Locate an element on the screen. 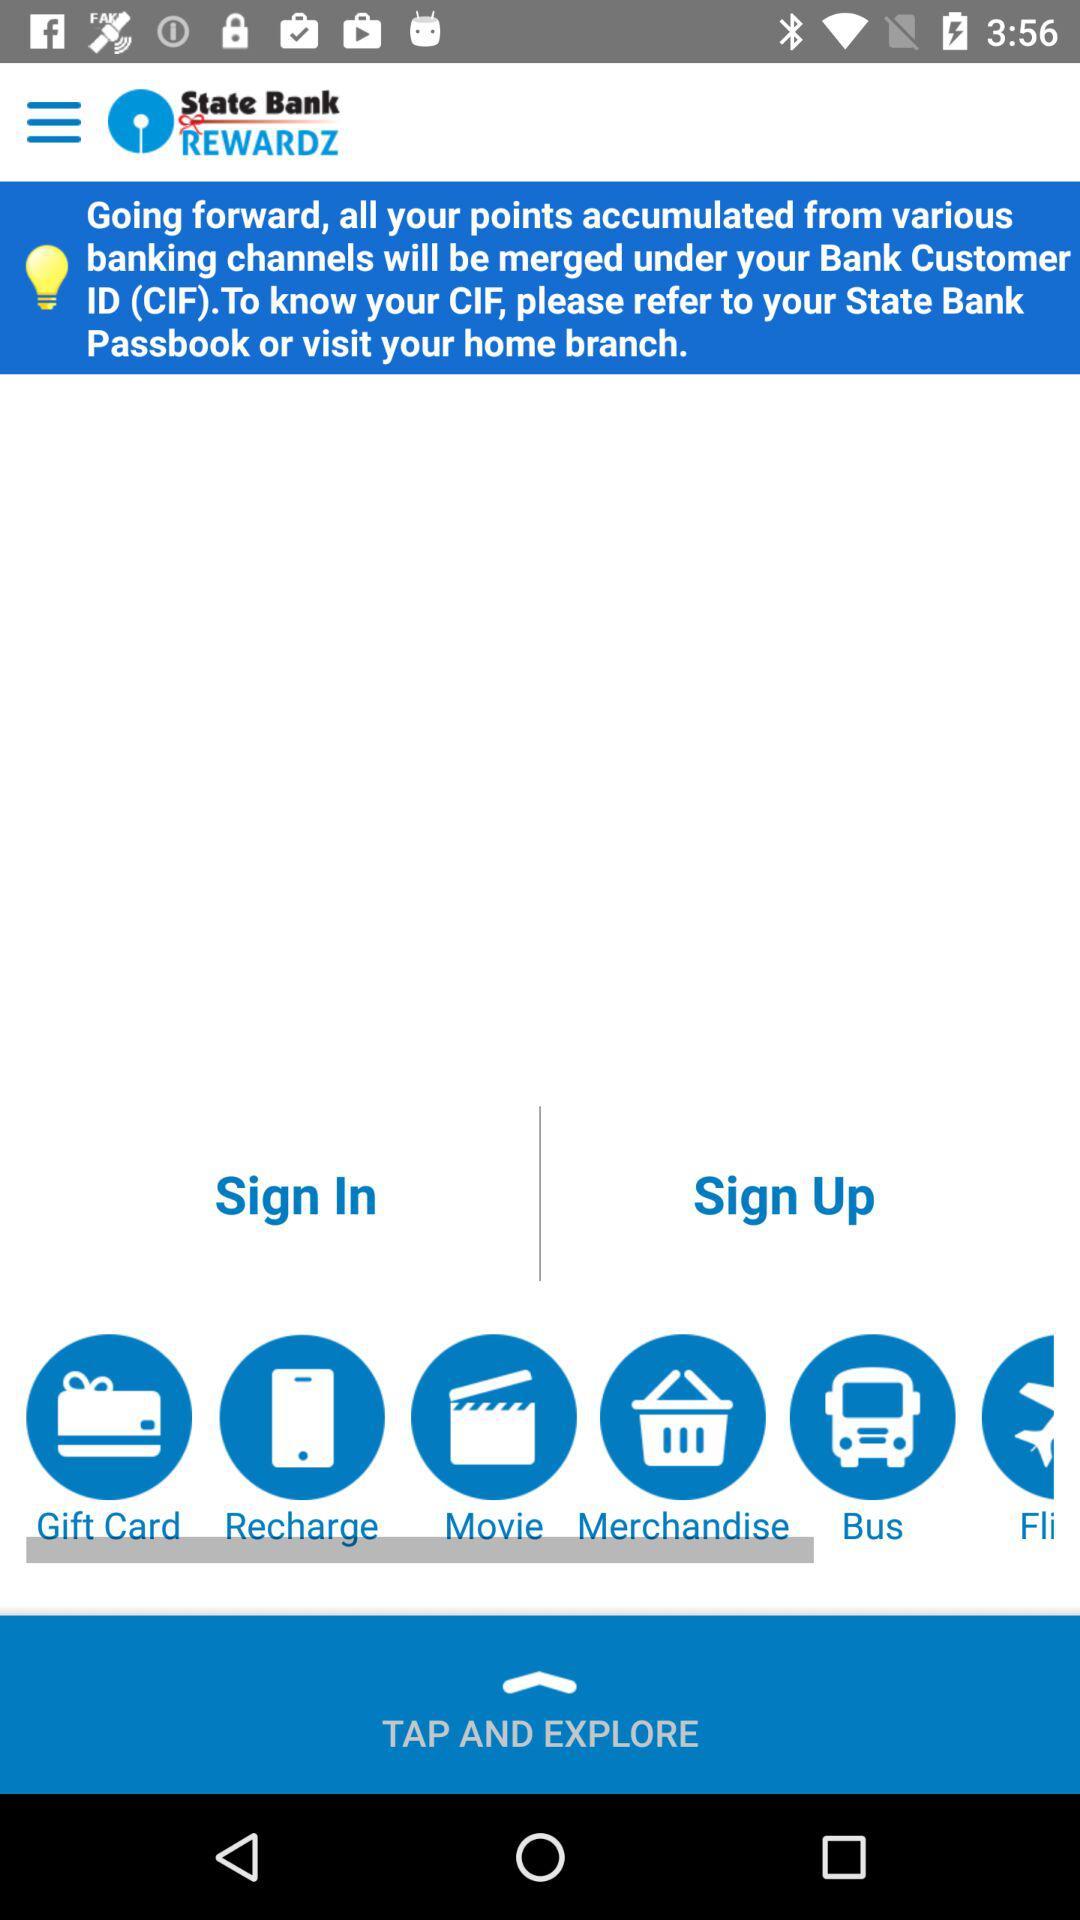 This screenshot has height=1920, width=1080. bus icon is located at coordinates (871, 1441).